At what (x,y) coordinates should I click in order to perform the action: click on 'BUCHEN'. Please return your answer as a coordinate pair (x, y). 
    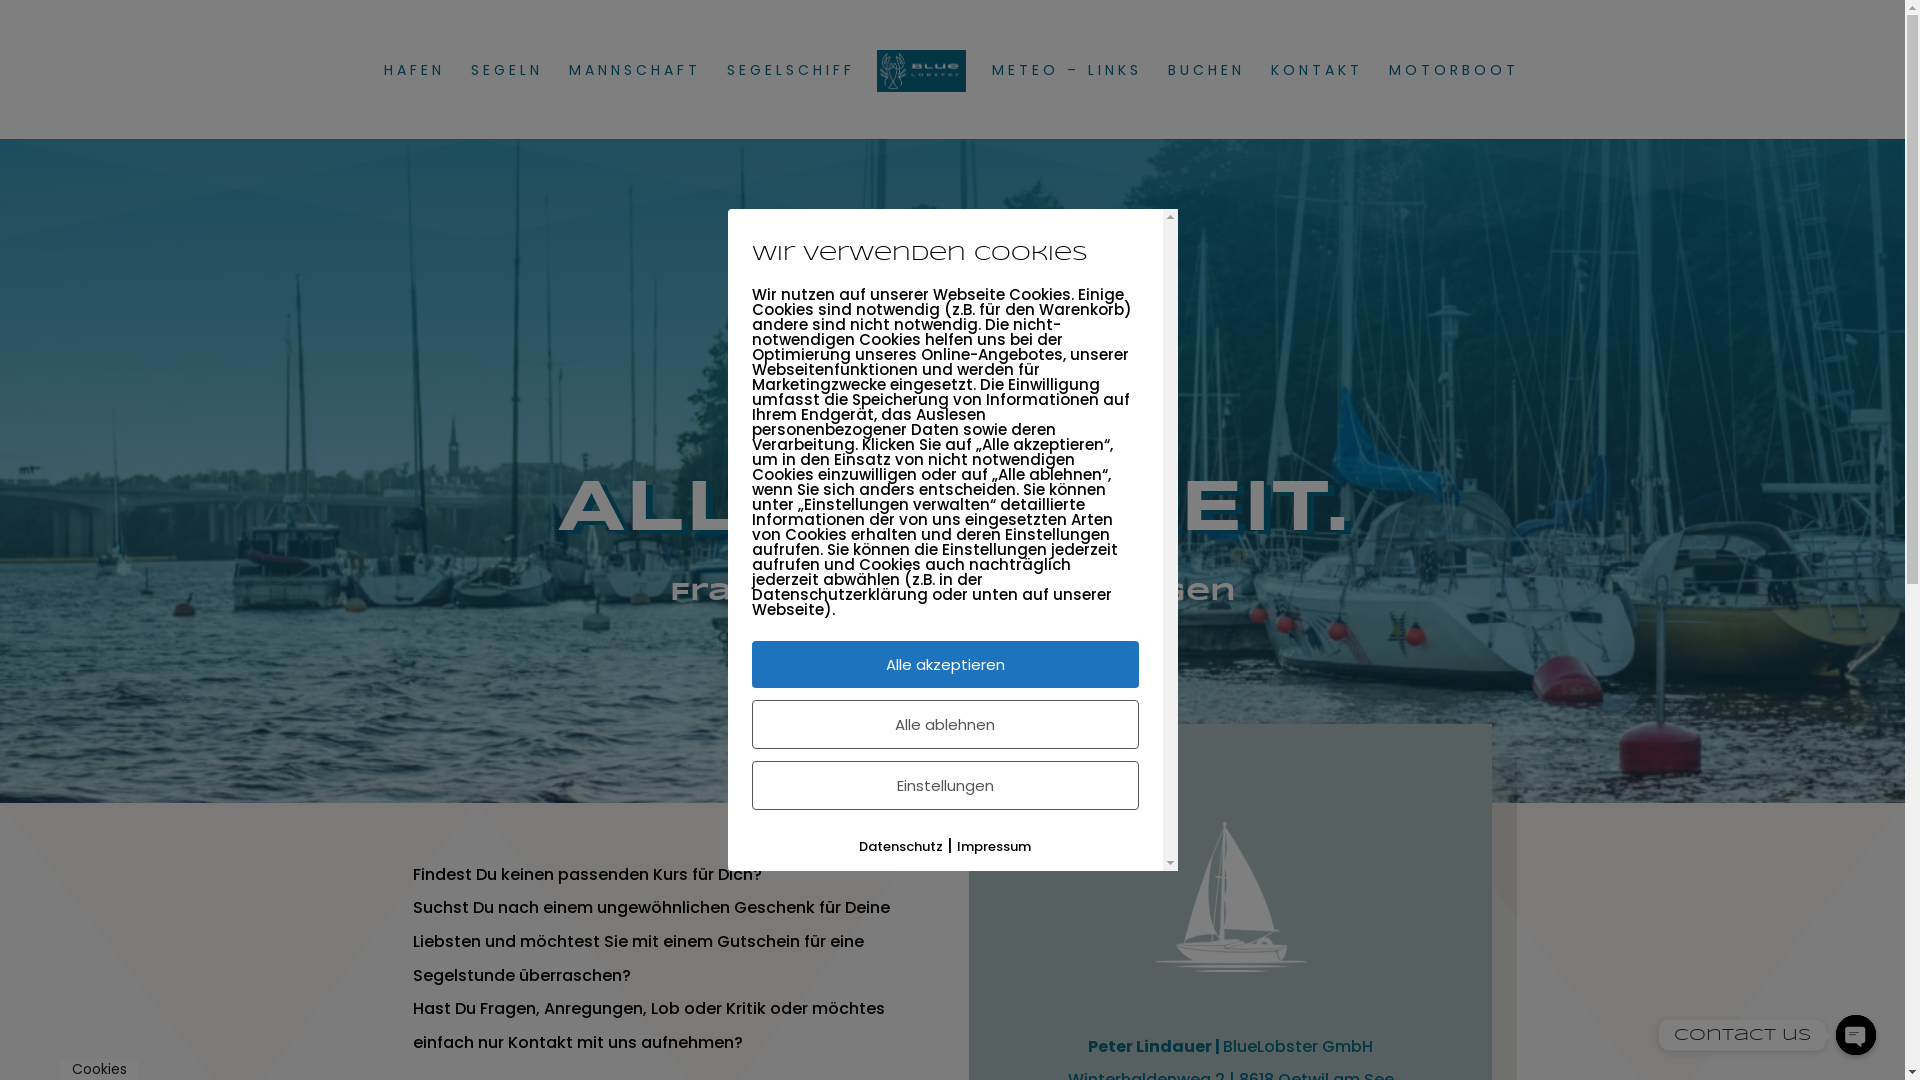
    Looking at the image, I should click on (1205, 100).